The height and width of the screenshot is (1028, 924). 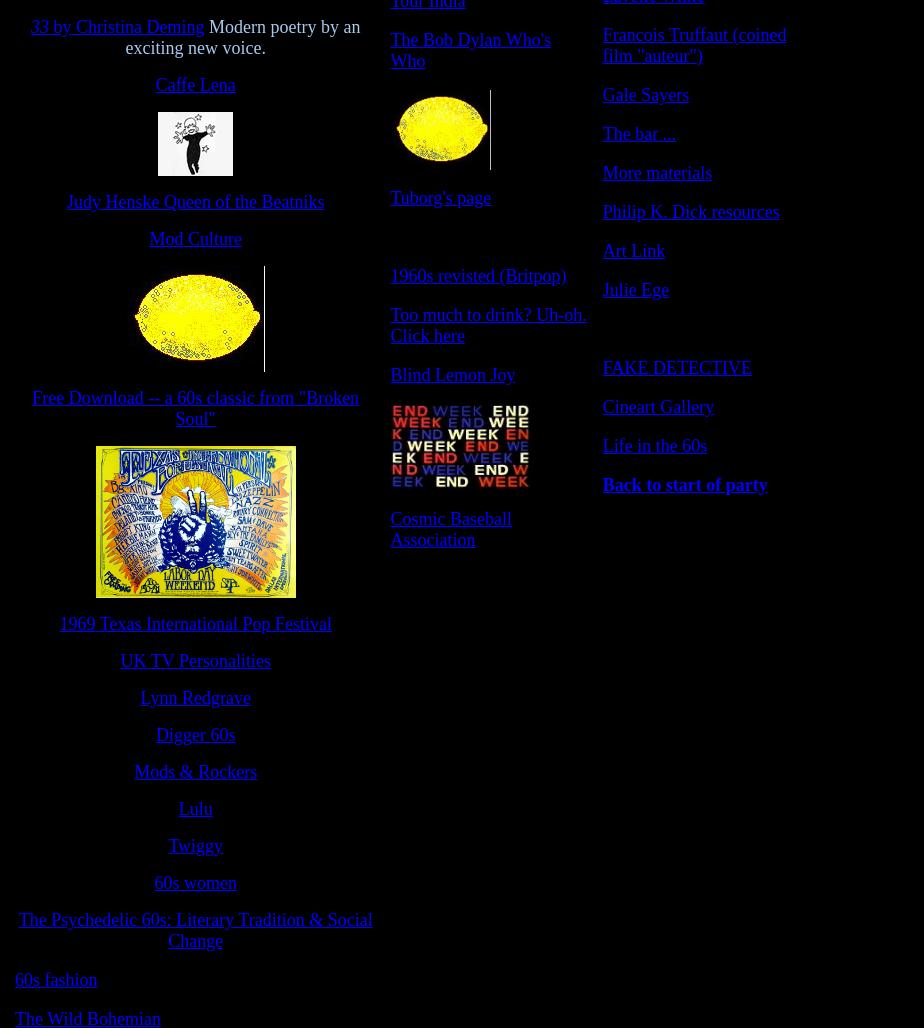 I want to click on 'UK TV Personalities', so click(x=194, y=661).